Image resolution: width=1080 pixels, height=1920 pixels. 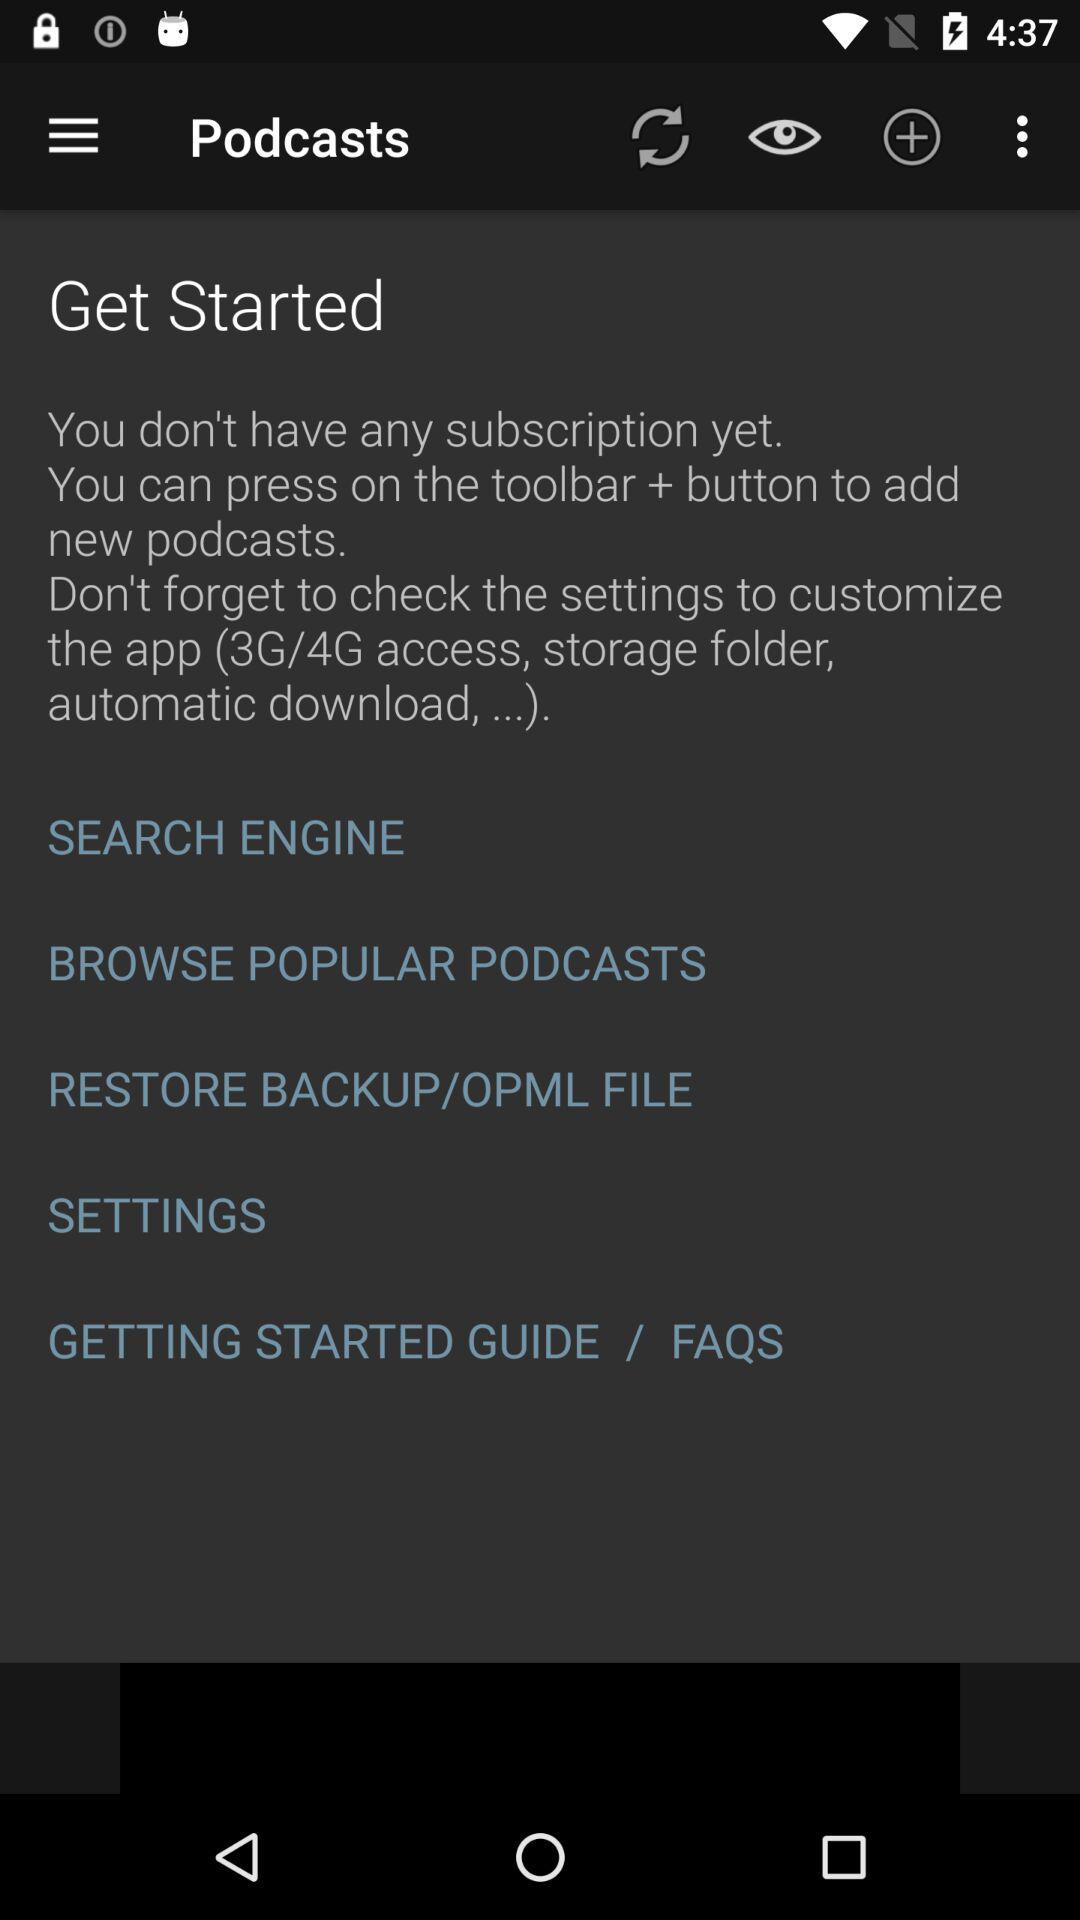 I want to click on faqs, so click(x=733, y=1340).